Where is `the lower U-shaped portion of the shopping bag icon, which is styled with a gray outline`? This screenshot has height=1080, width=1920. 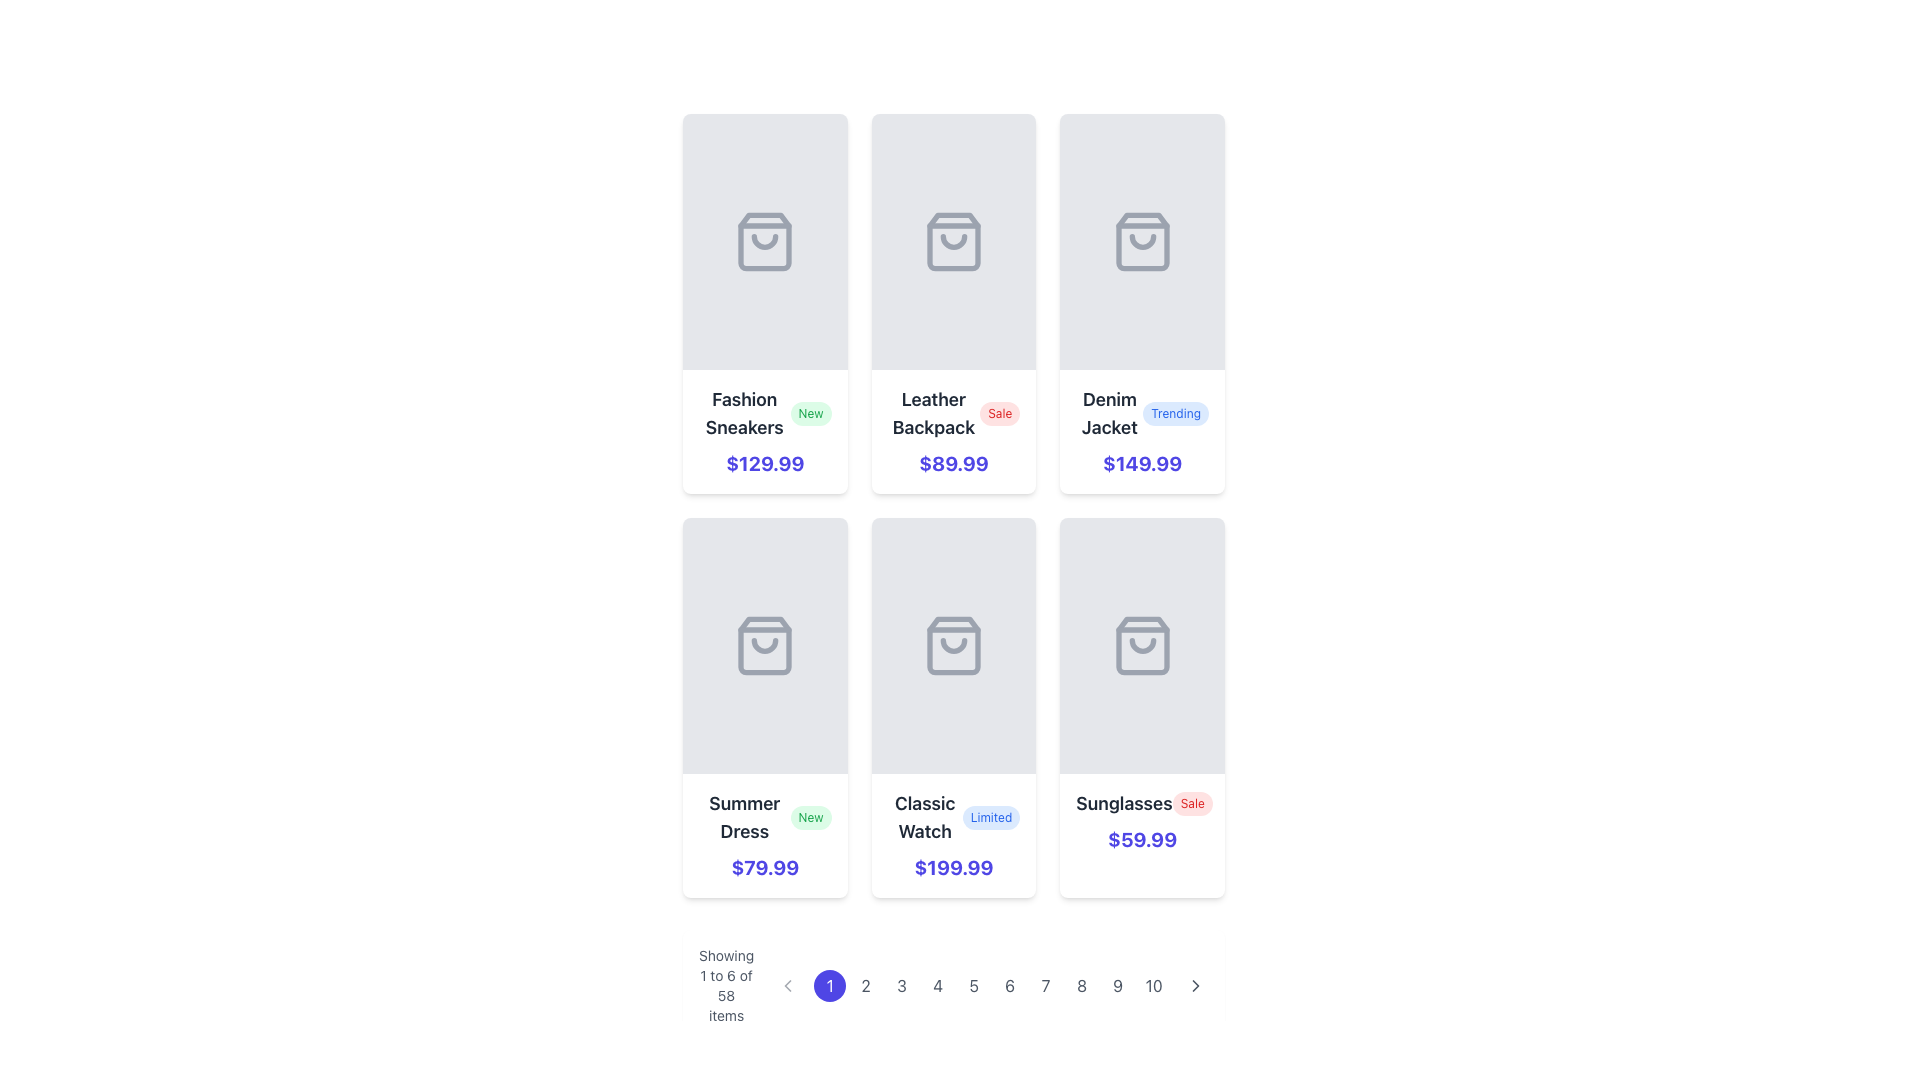 the lower U-shaped portion of the shopping bag icon, which is styled with a gray outline is located at coordinates (953, 645).